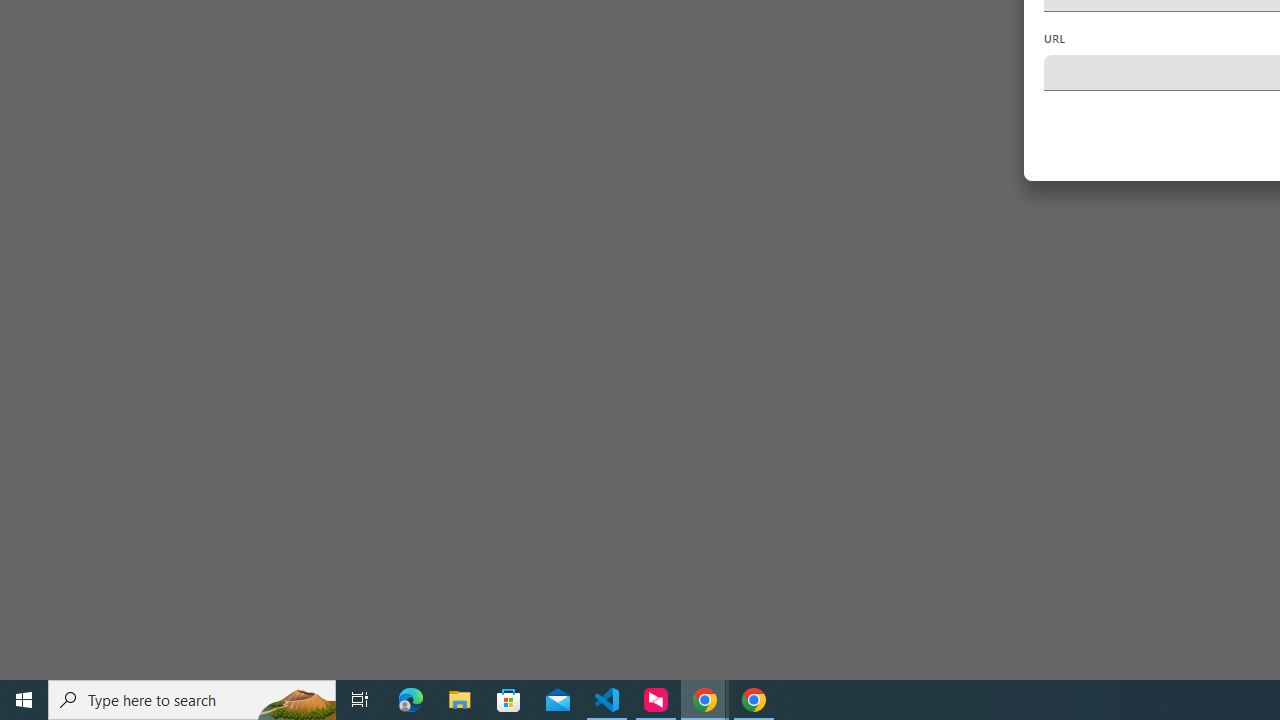  What do you see at coordinates (294, 698) in the screenshot?
I see `'Search highlights icon opens search home window'` at bounding box center [294, 698].